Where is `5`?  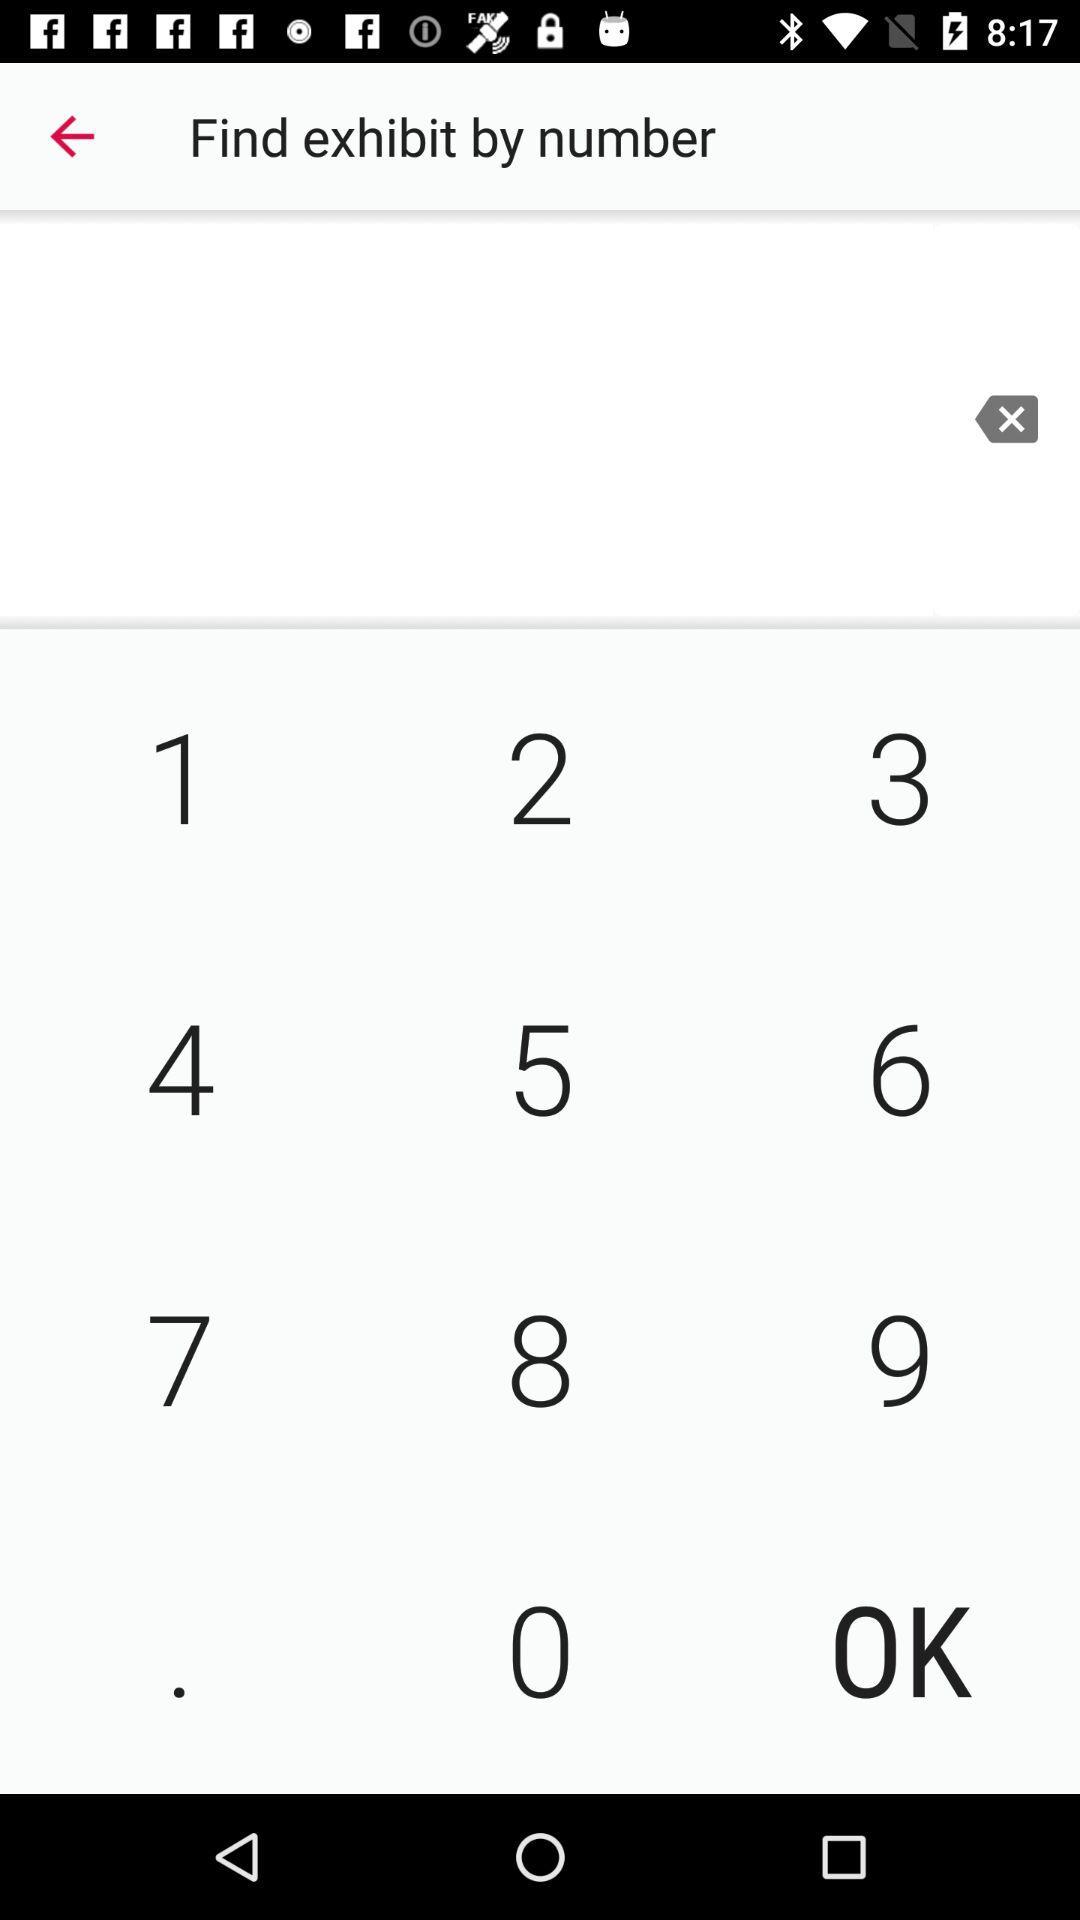 5 is located at coordinates (540, 1064).